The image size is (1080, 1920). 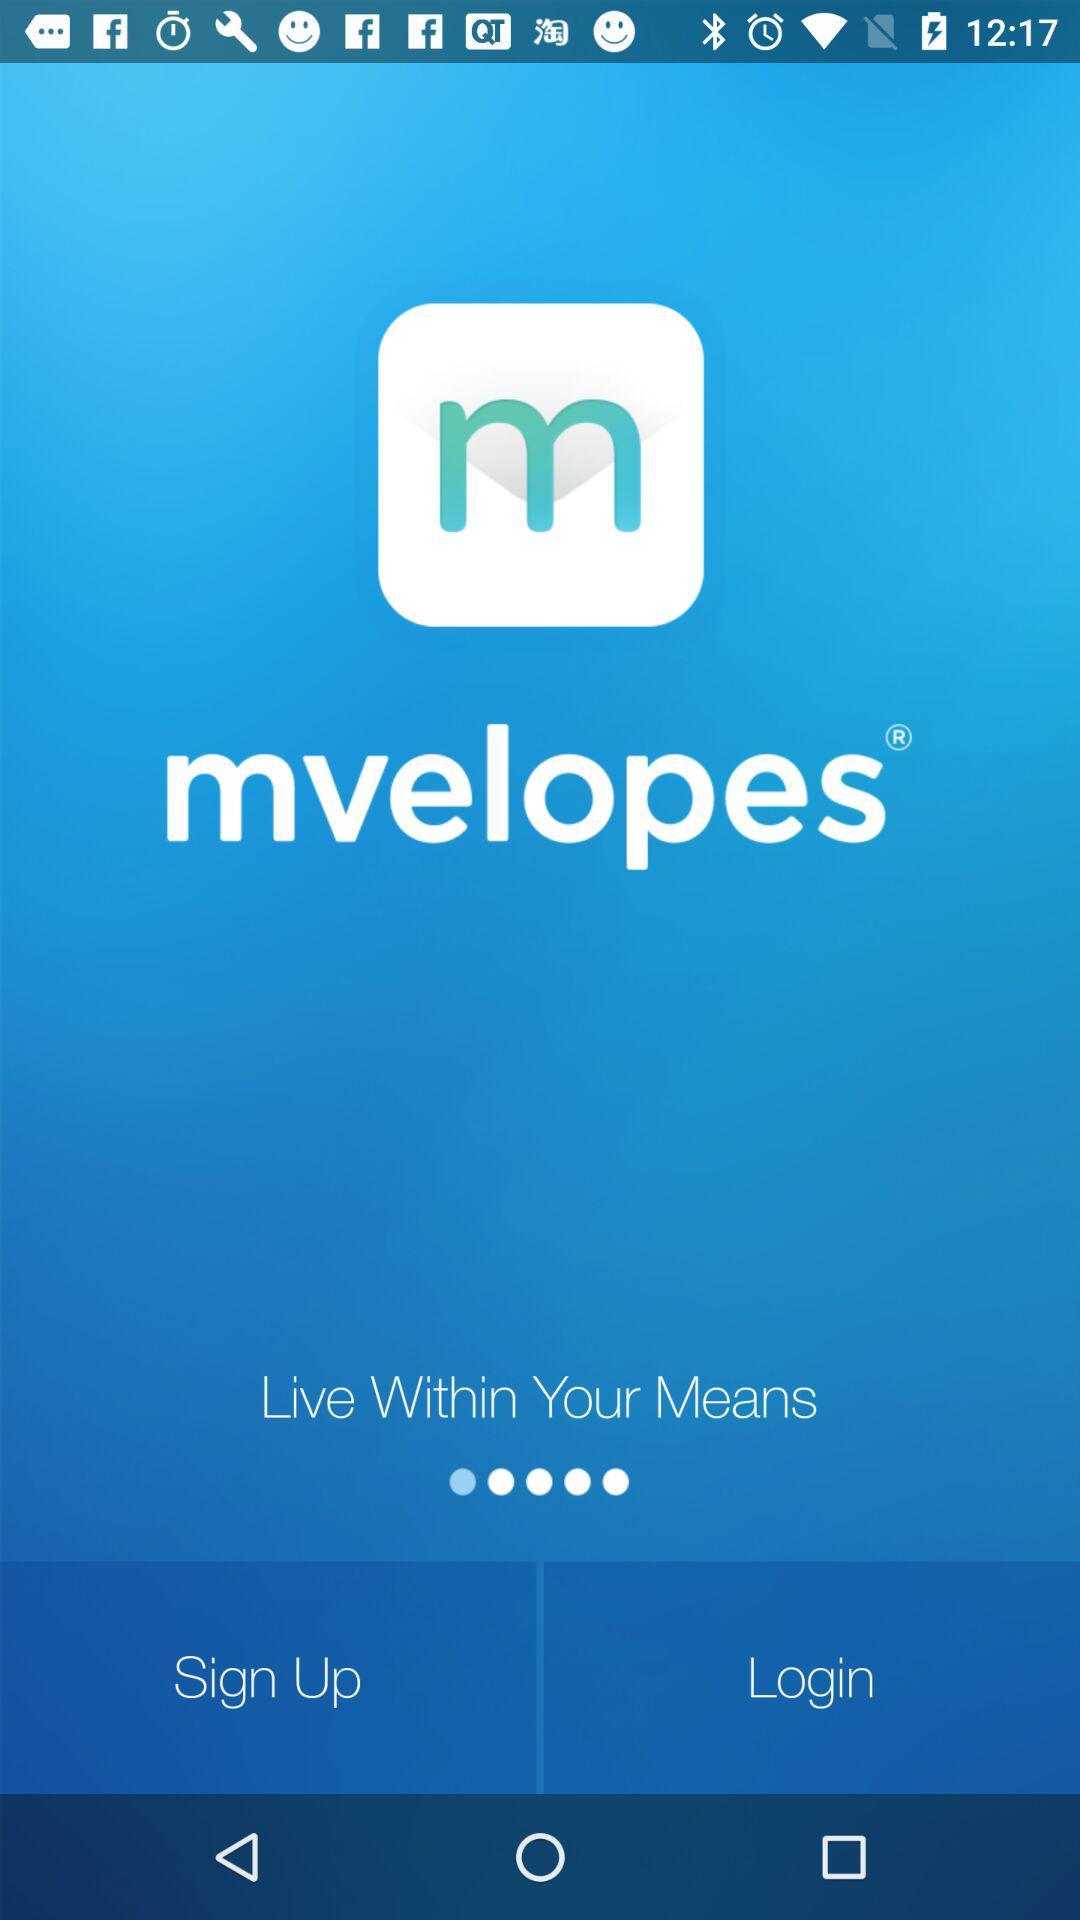 I want to click on item next to sign up, so click(x=811, y=1677).